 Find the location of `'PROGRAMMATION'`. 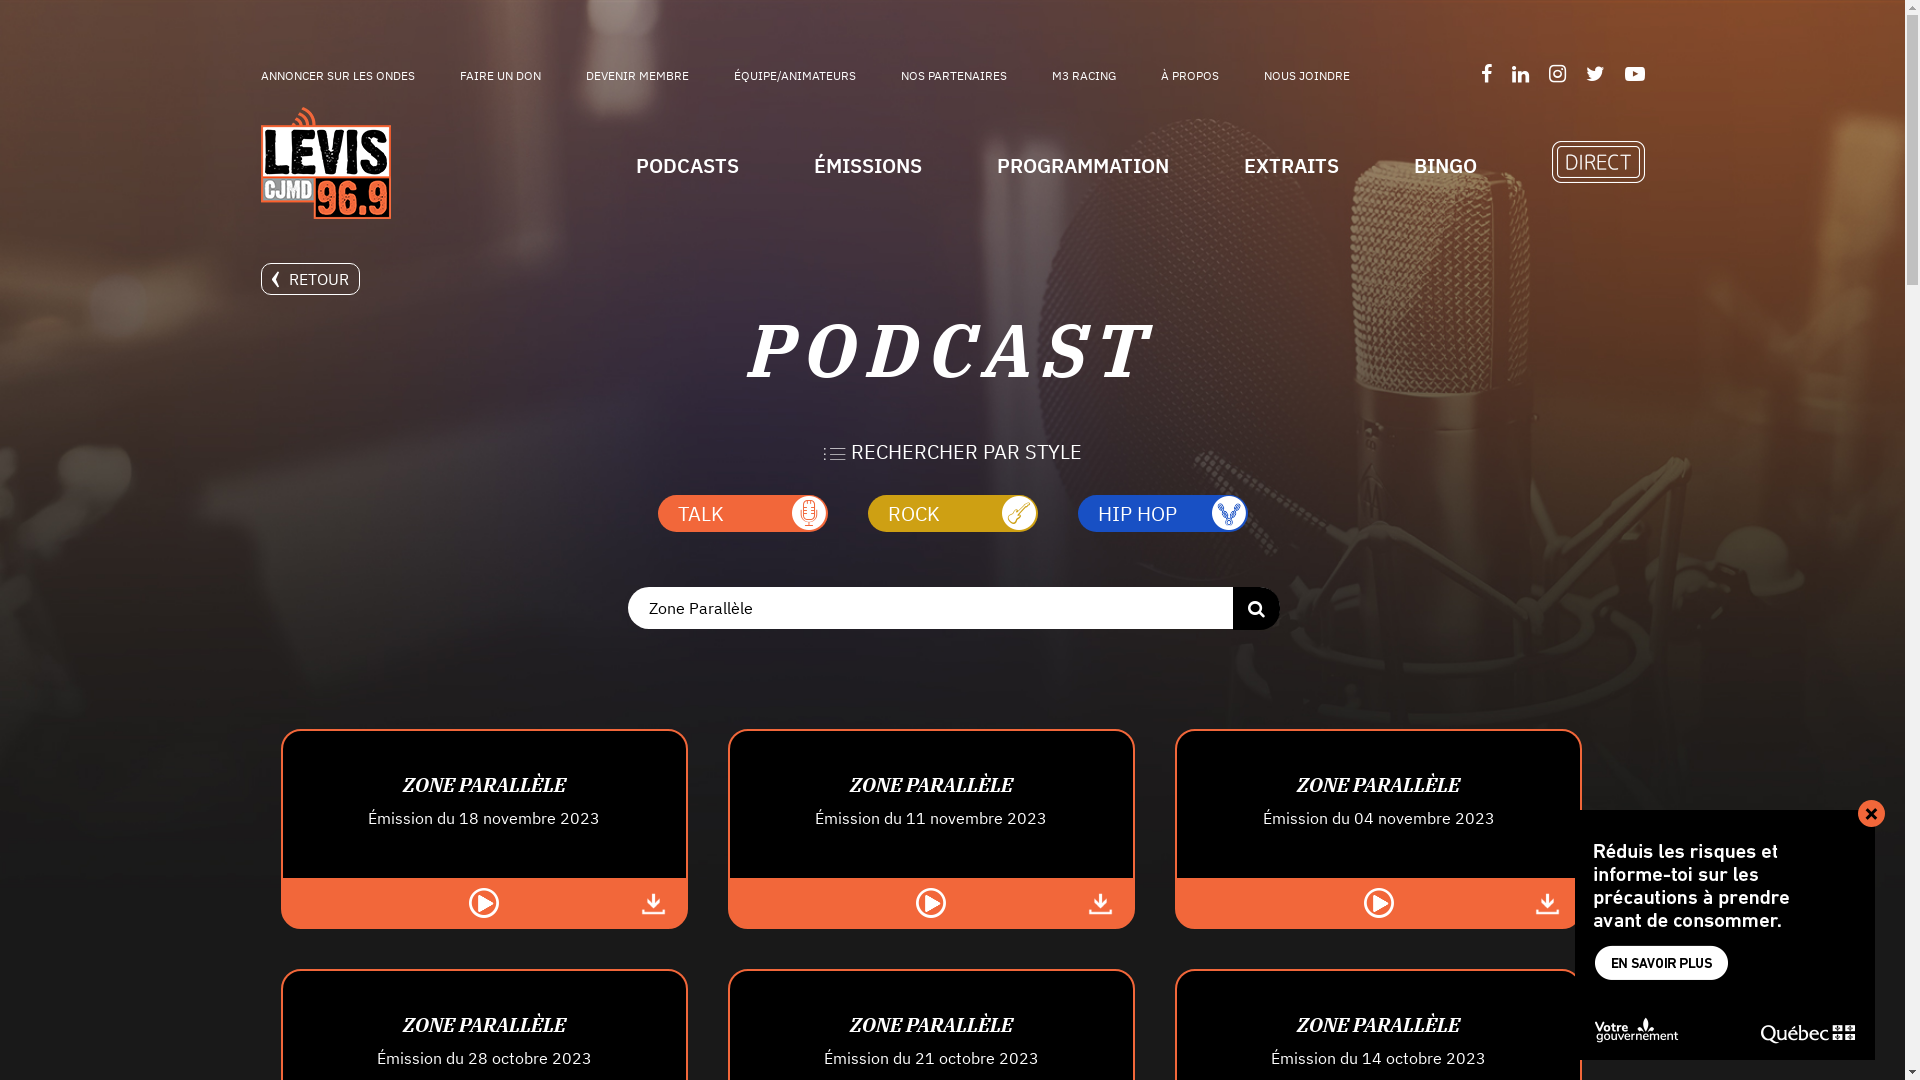

'PROGRAMMATION' is located at coordinates (1080, 164).